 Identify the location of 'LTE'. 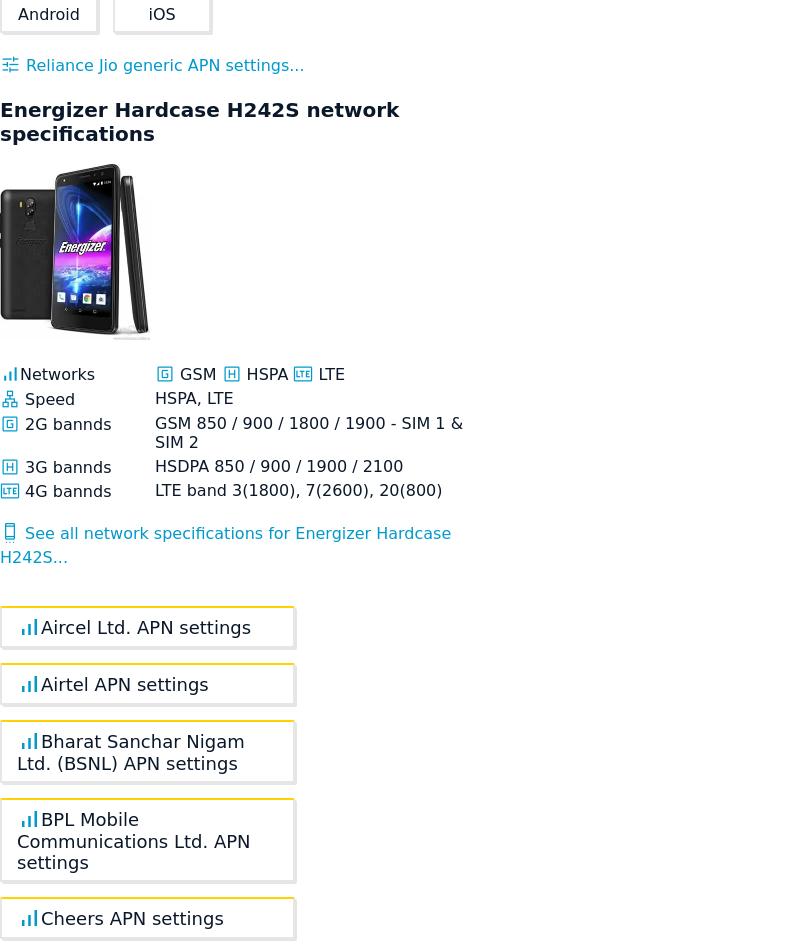
(328, 372).